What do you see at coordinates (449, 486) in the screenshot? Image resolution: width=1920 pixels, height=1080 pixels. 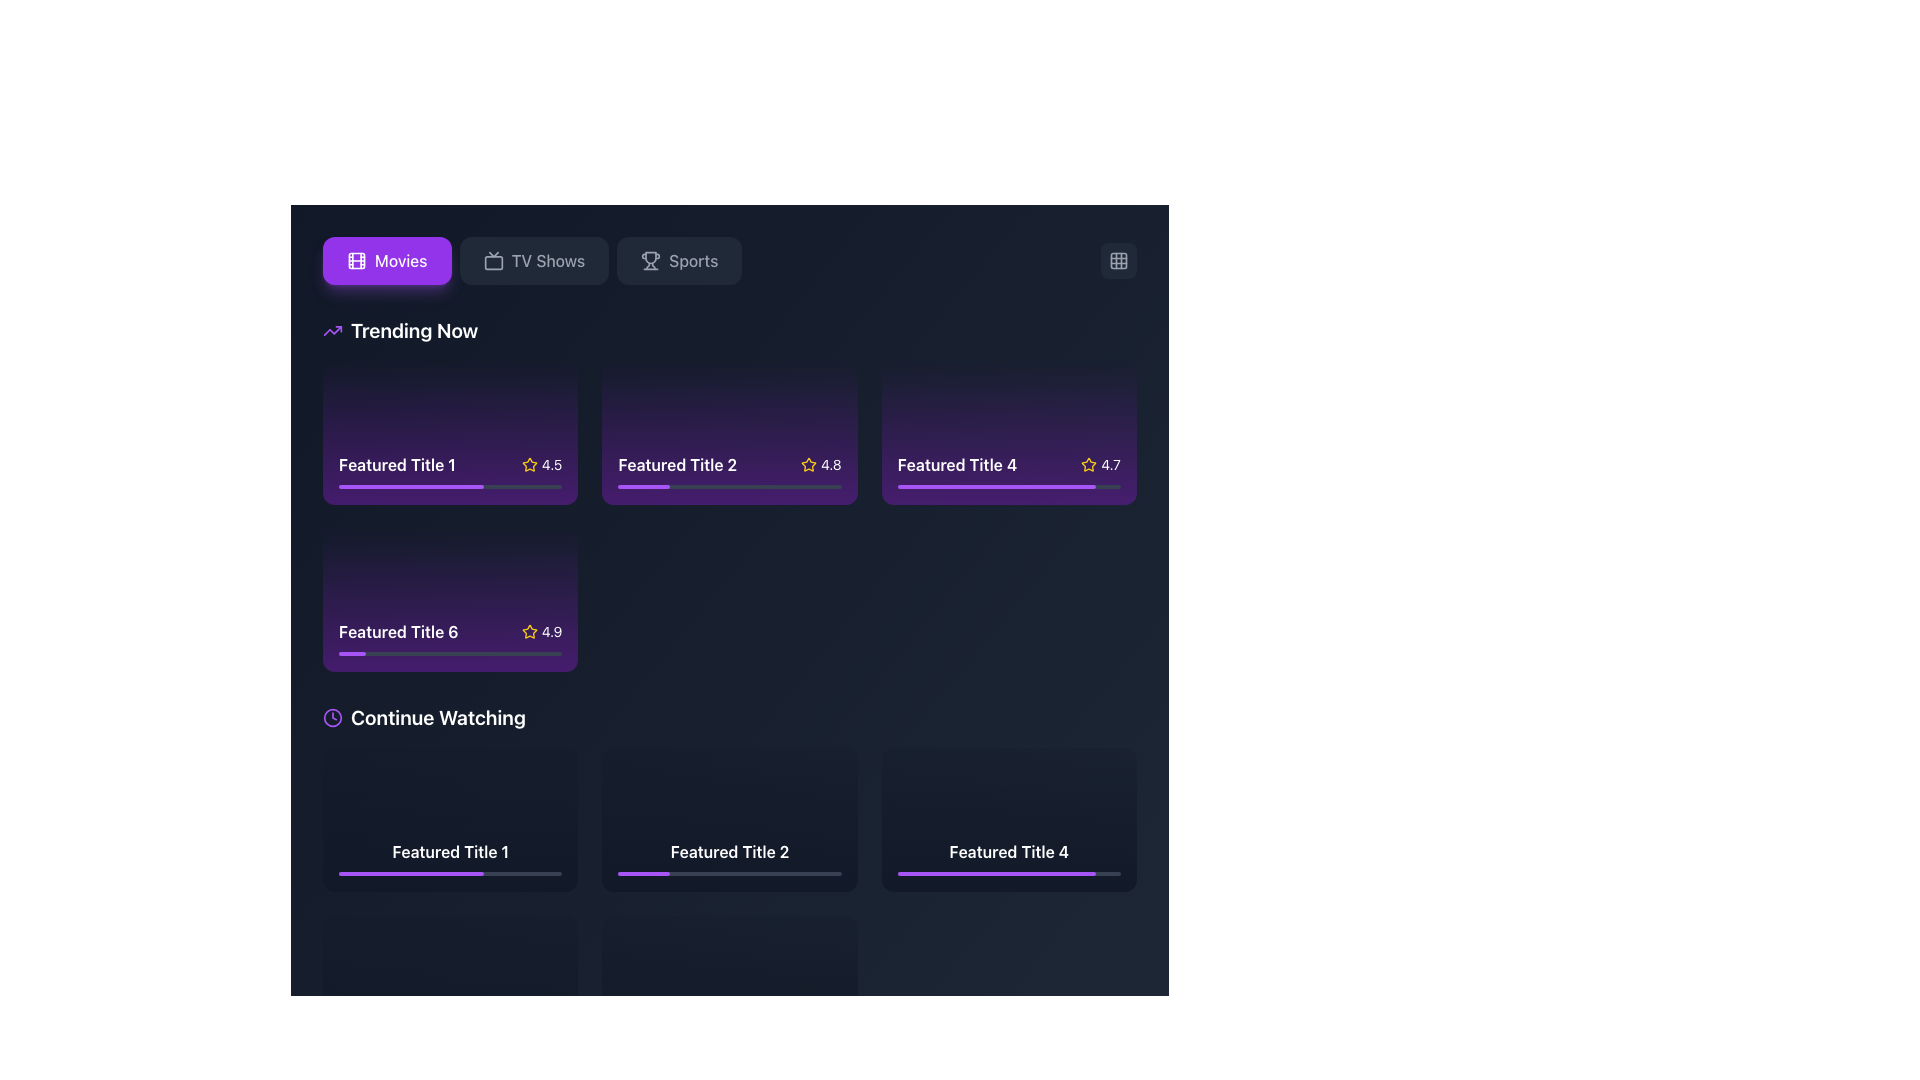 I see `the minimal horizontal progress bar with a gray background and purple-filled portion, located beneath 'Featured Title 1' and the star rating '4.5' in the first card of the 'Trending Now' section` at bounding box center [449, 486].